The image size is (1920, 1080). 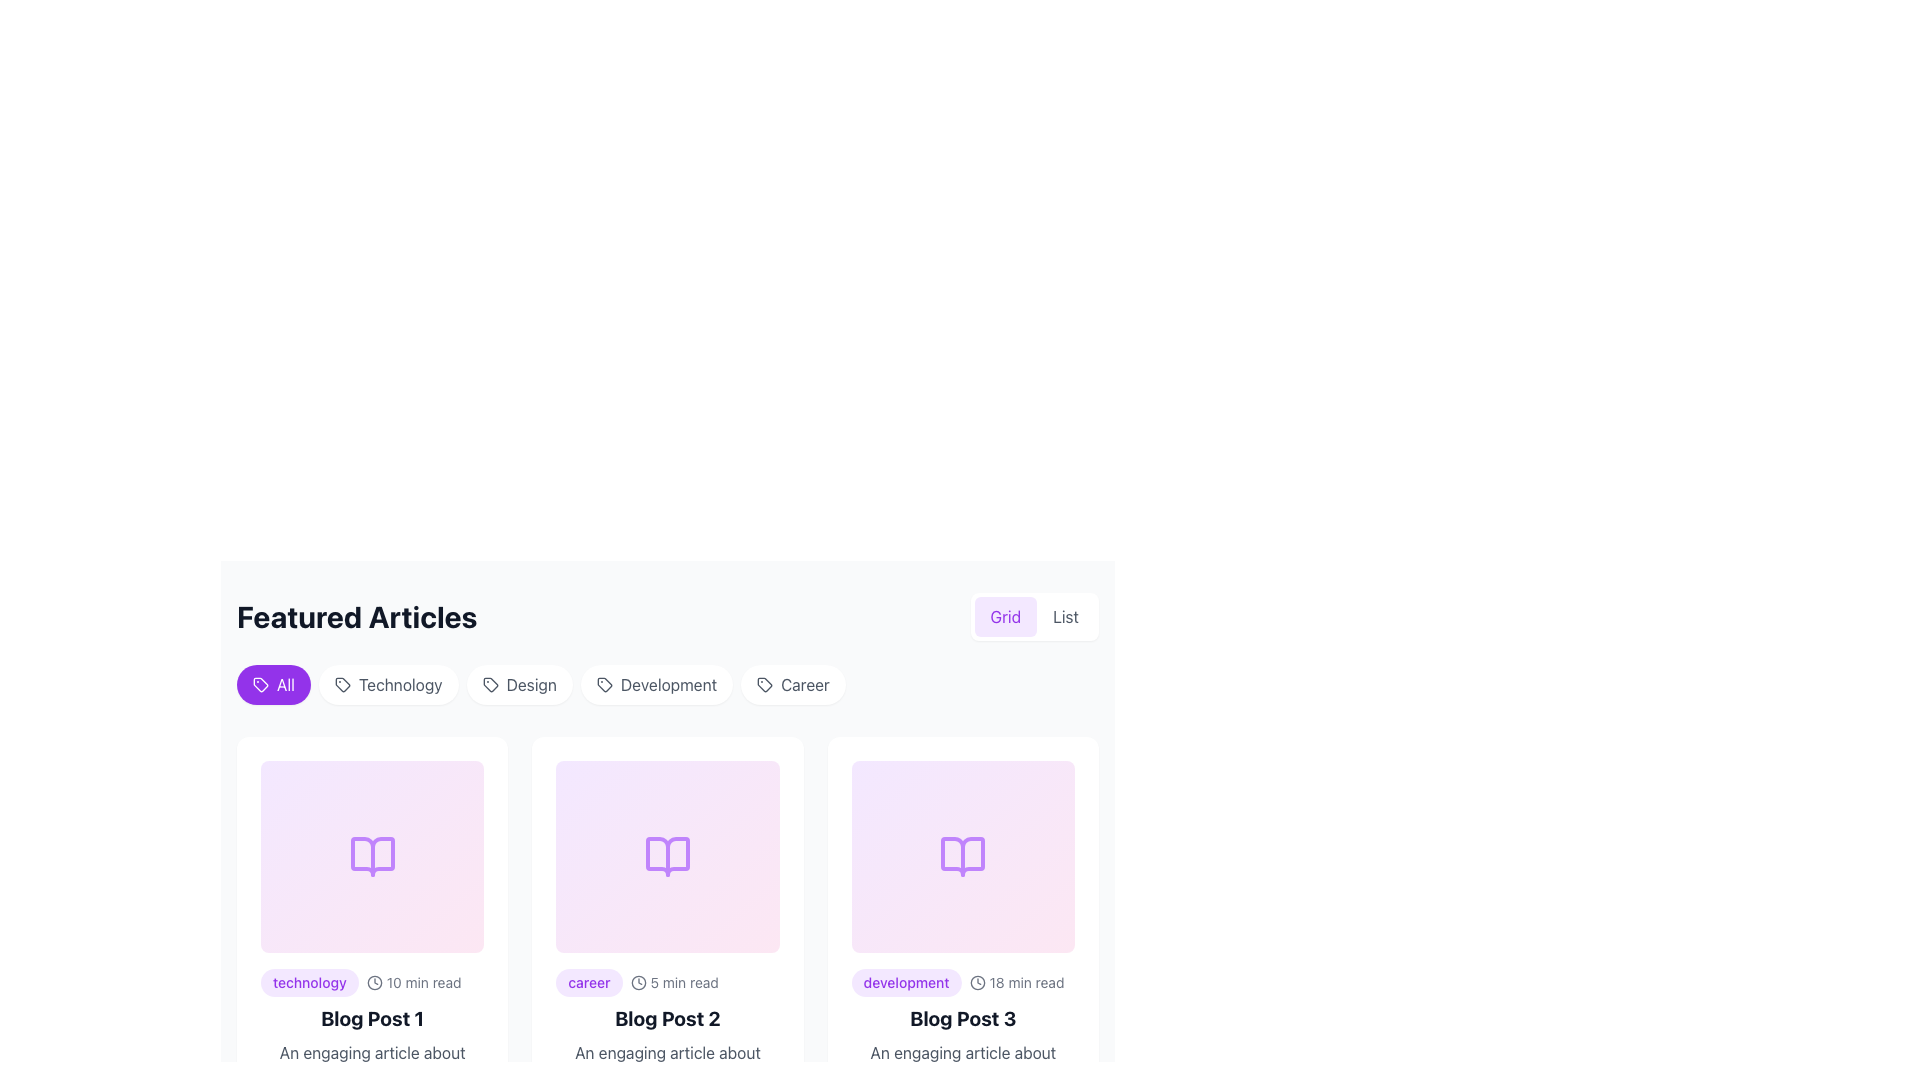 I want to click on the category tag label located in the upper left corner of the first article card under the 'Featured Articles' section, aligned to the left of the '10 min read' label, so click(x=308, y=982).